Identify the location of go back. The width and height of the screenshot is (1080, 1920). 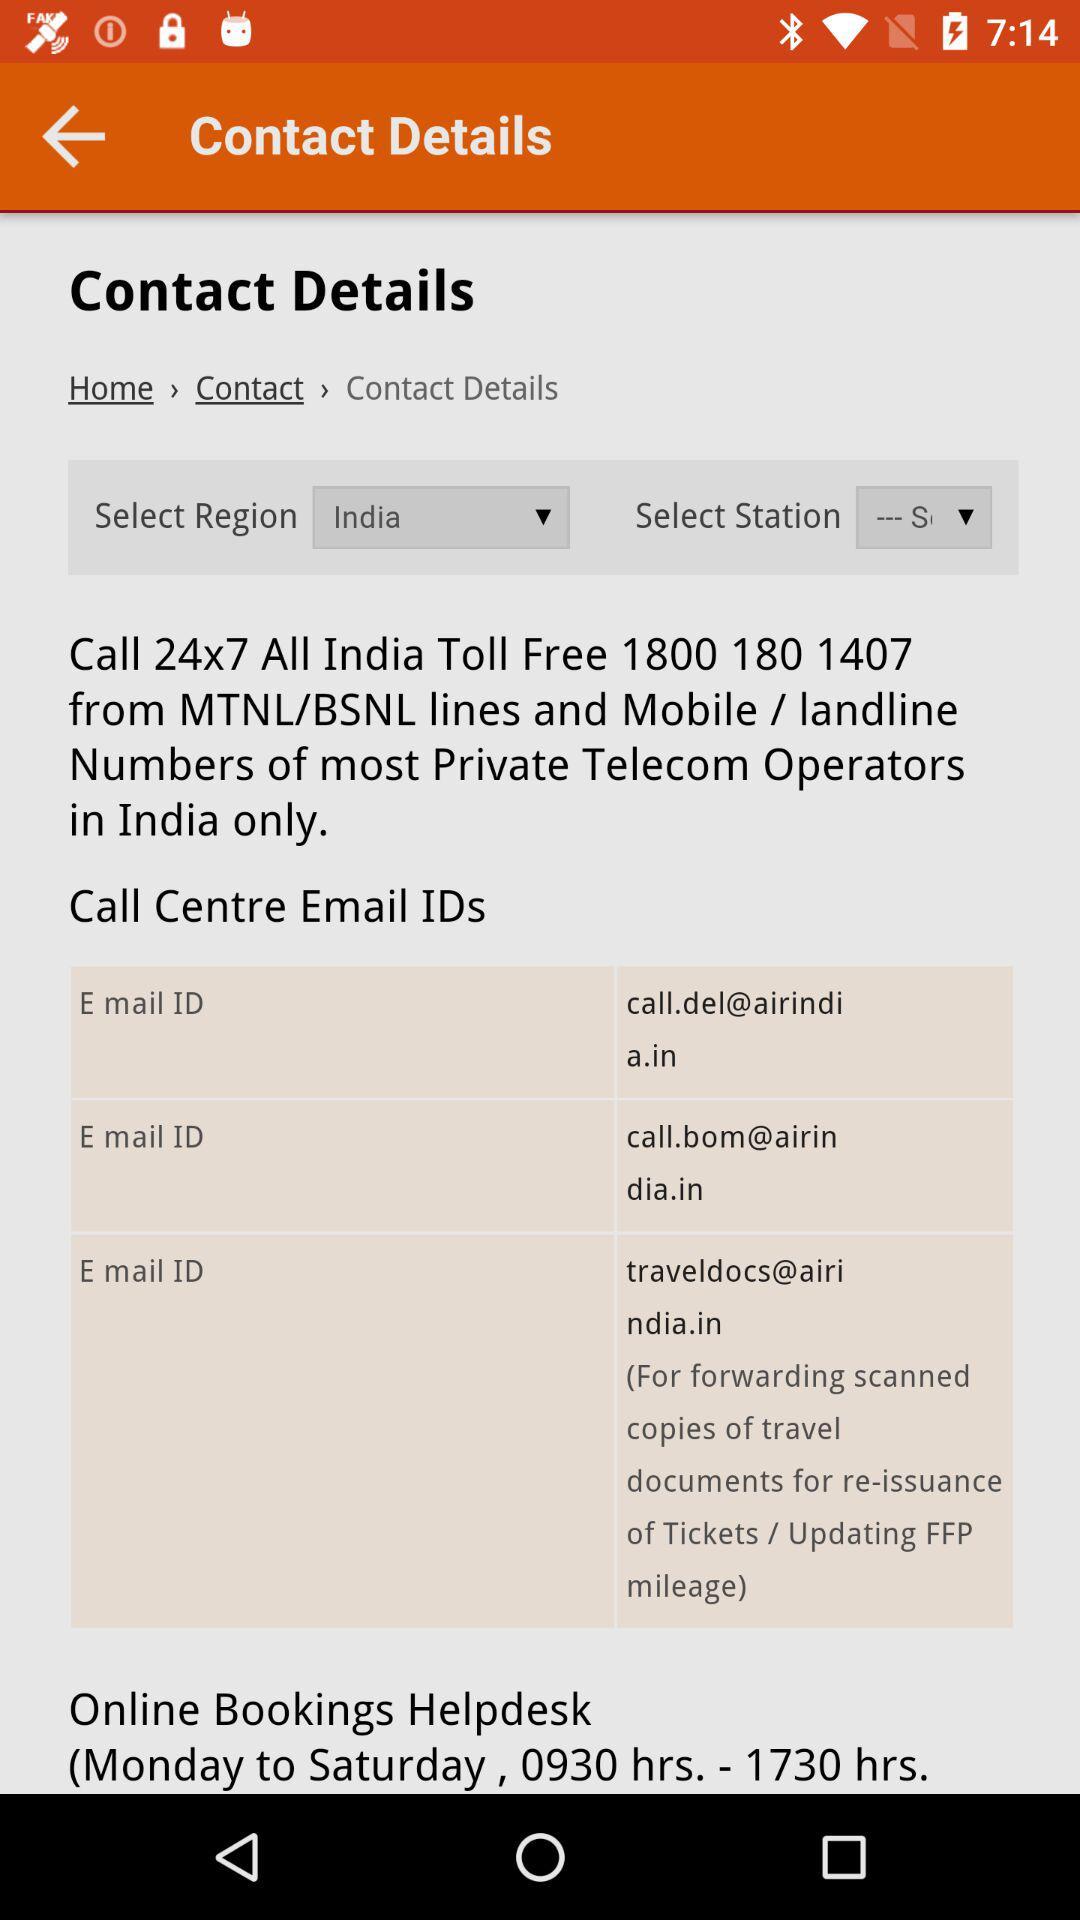
(72, 135).